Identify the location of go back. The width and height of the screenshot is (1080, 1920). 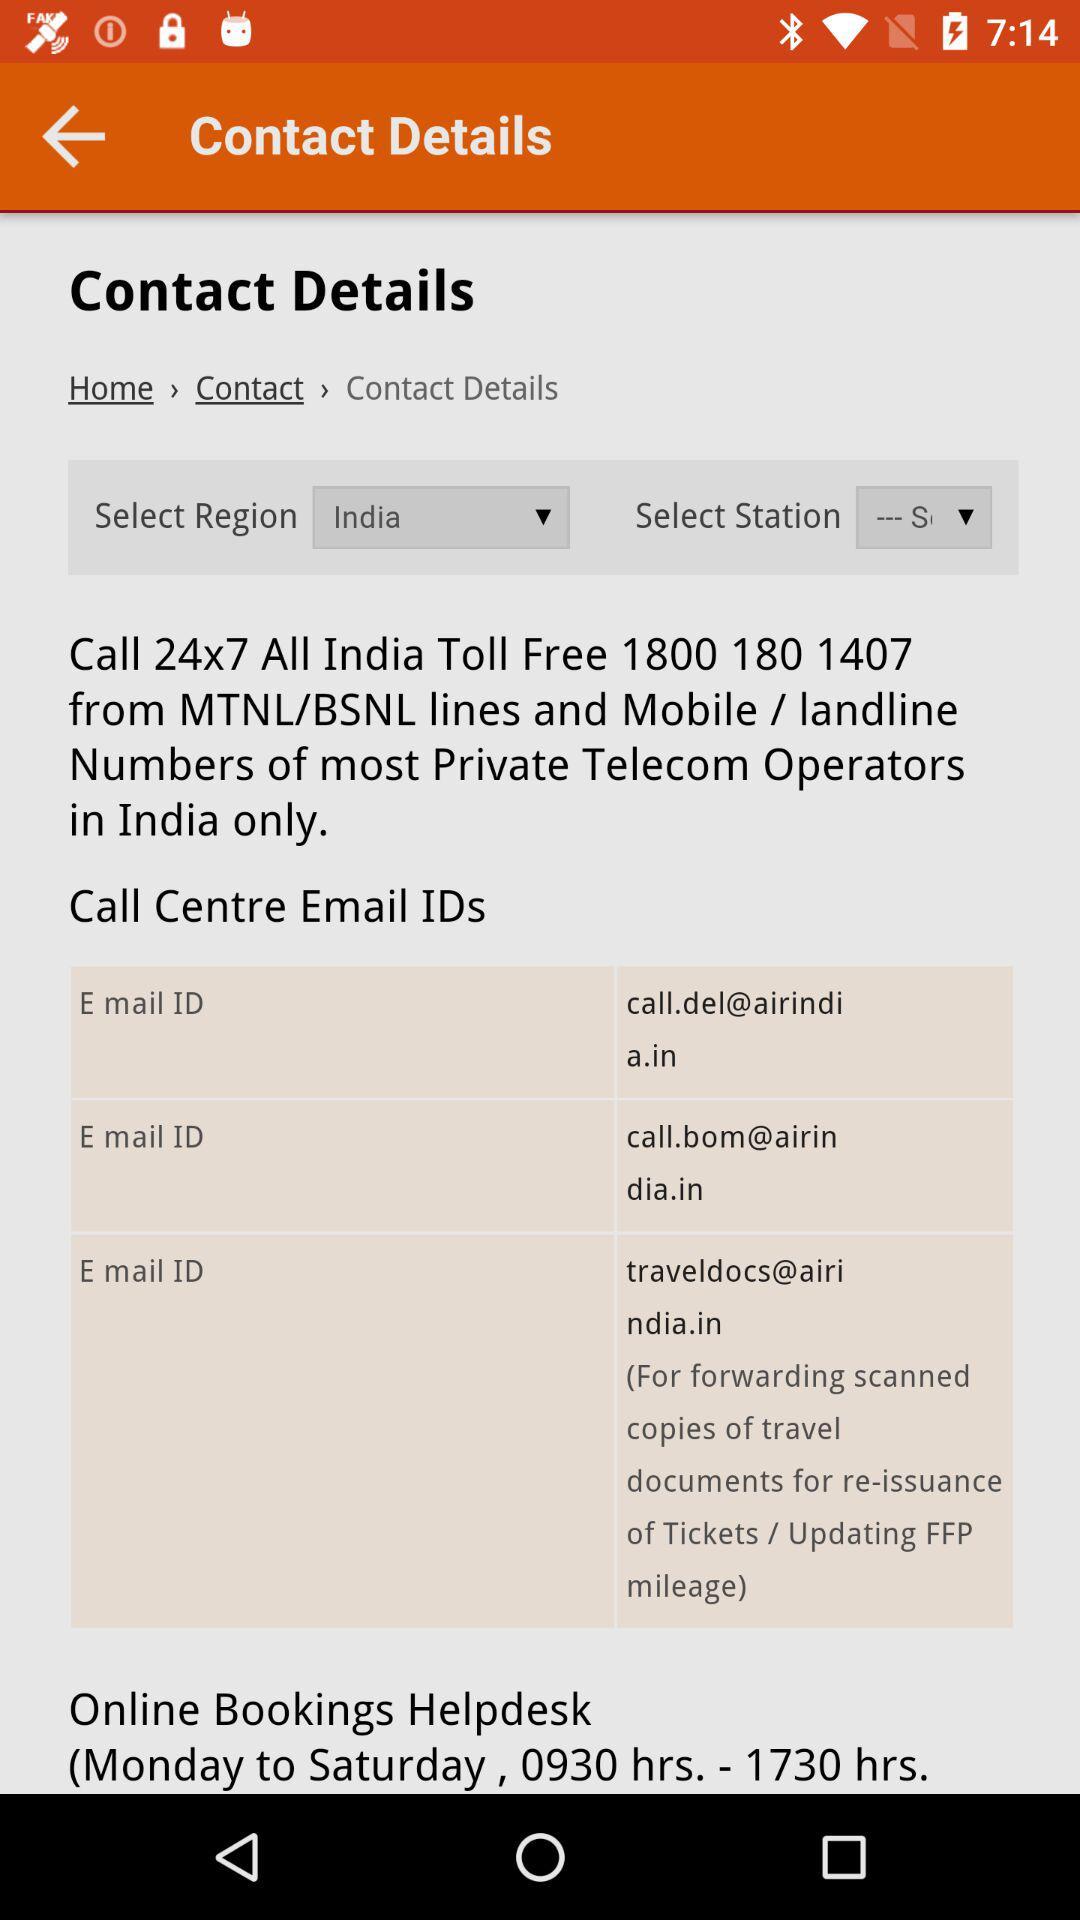
(72, 135).